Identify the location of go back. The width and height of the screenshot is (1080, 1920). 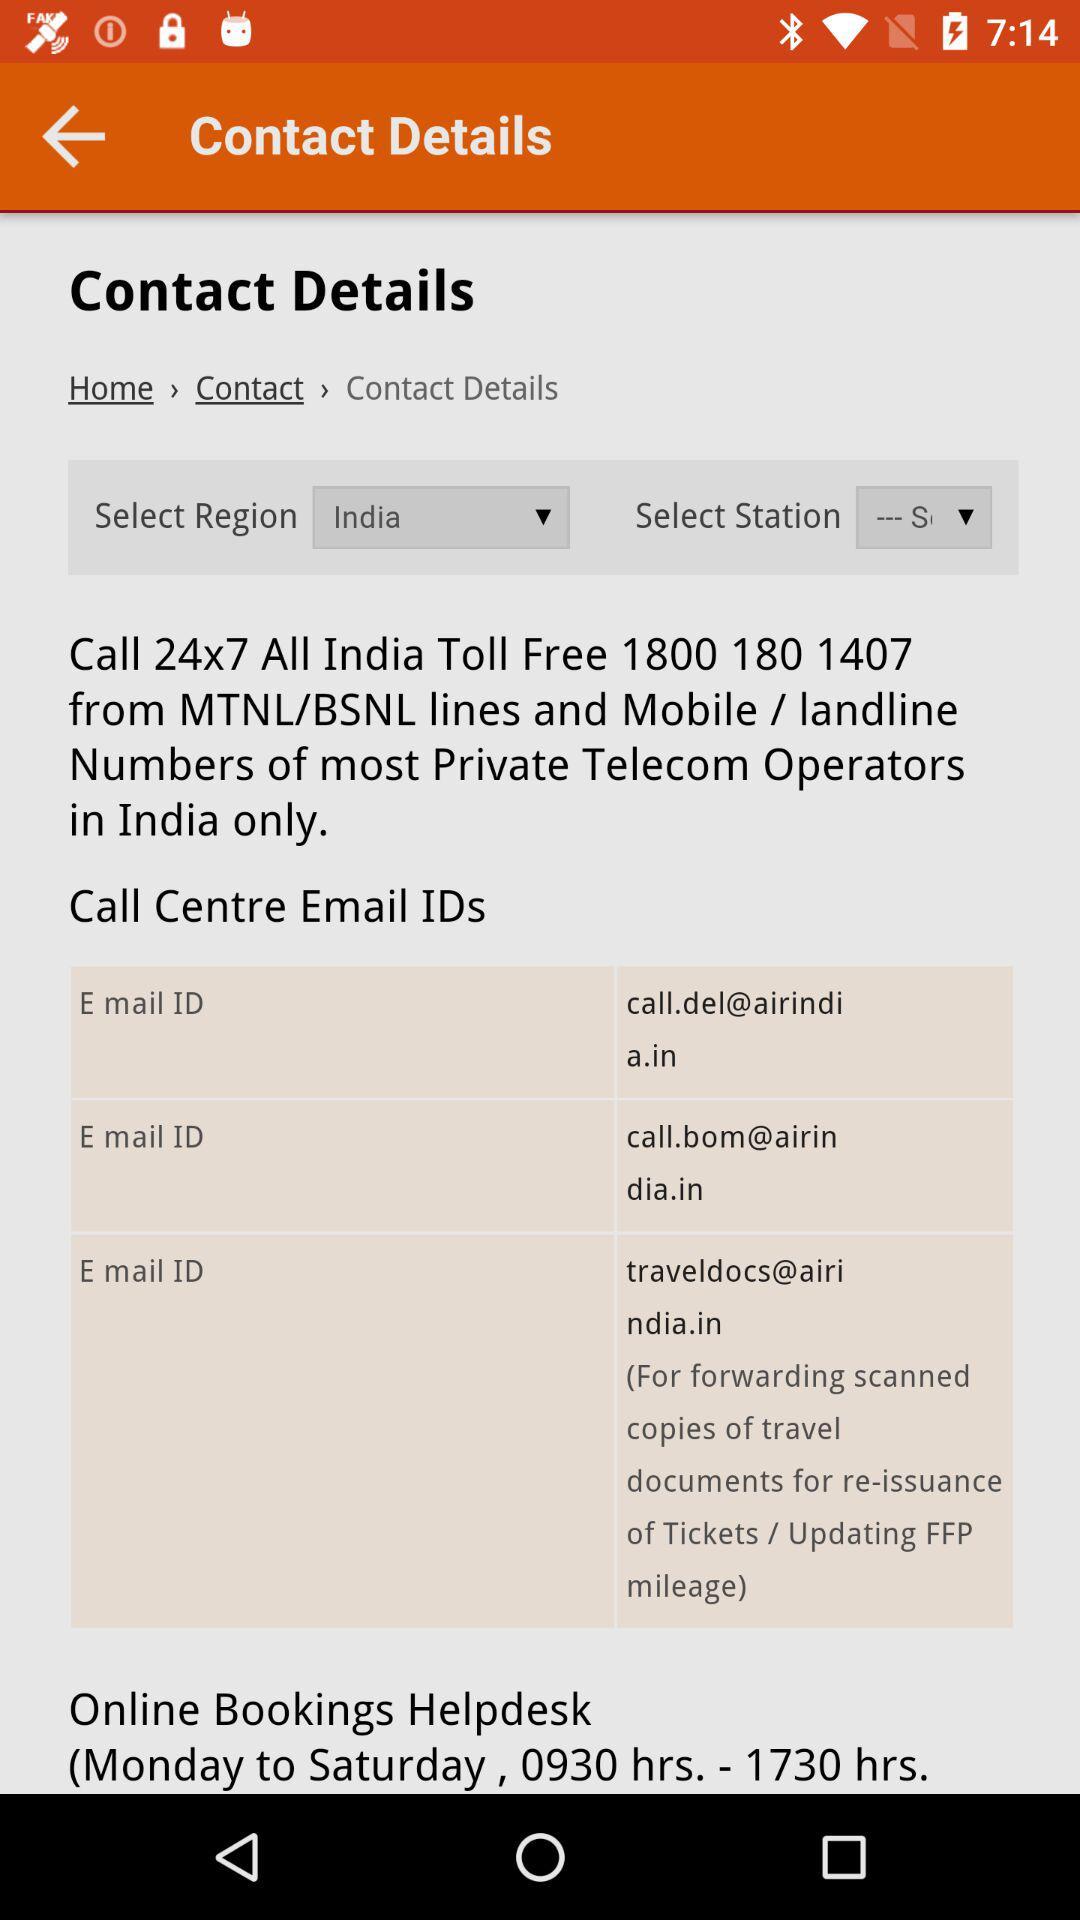
(72, 135).